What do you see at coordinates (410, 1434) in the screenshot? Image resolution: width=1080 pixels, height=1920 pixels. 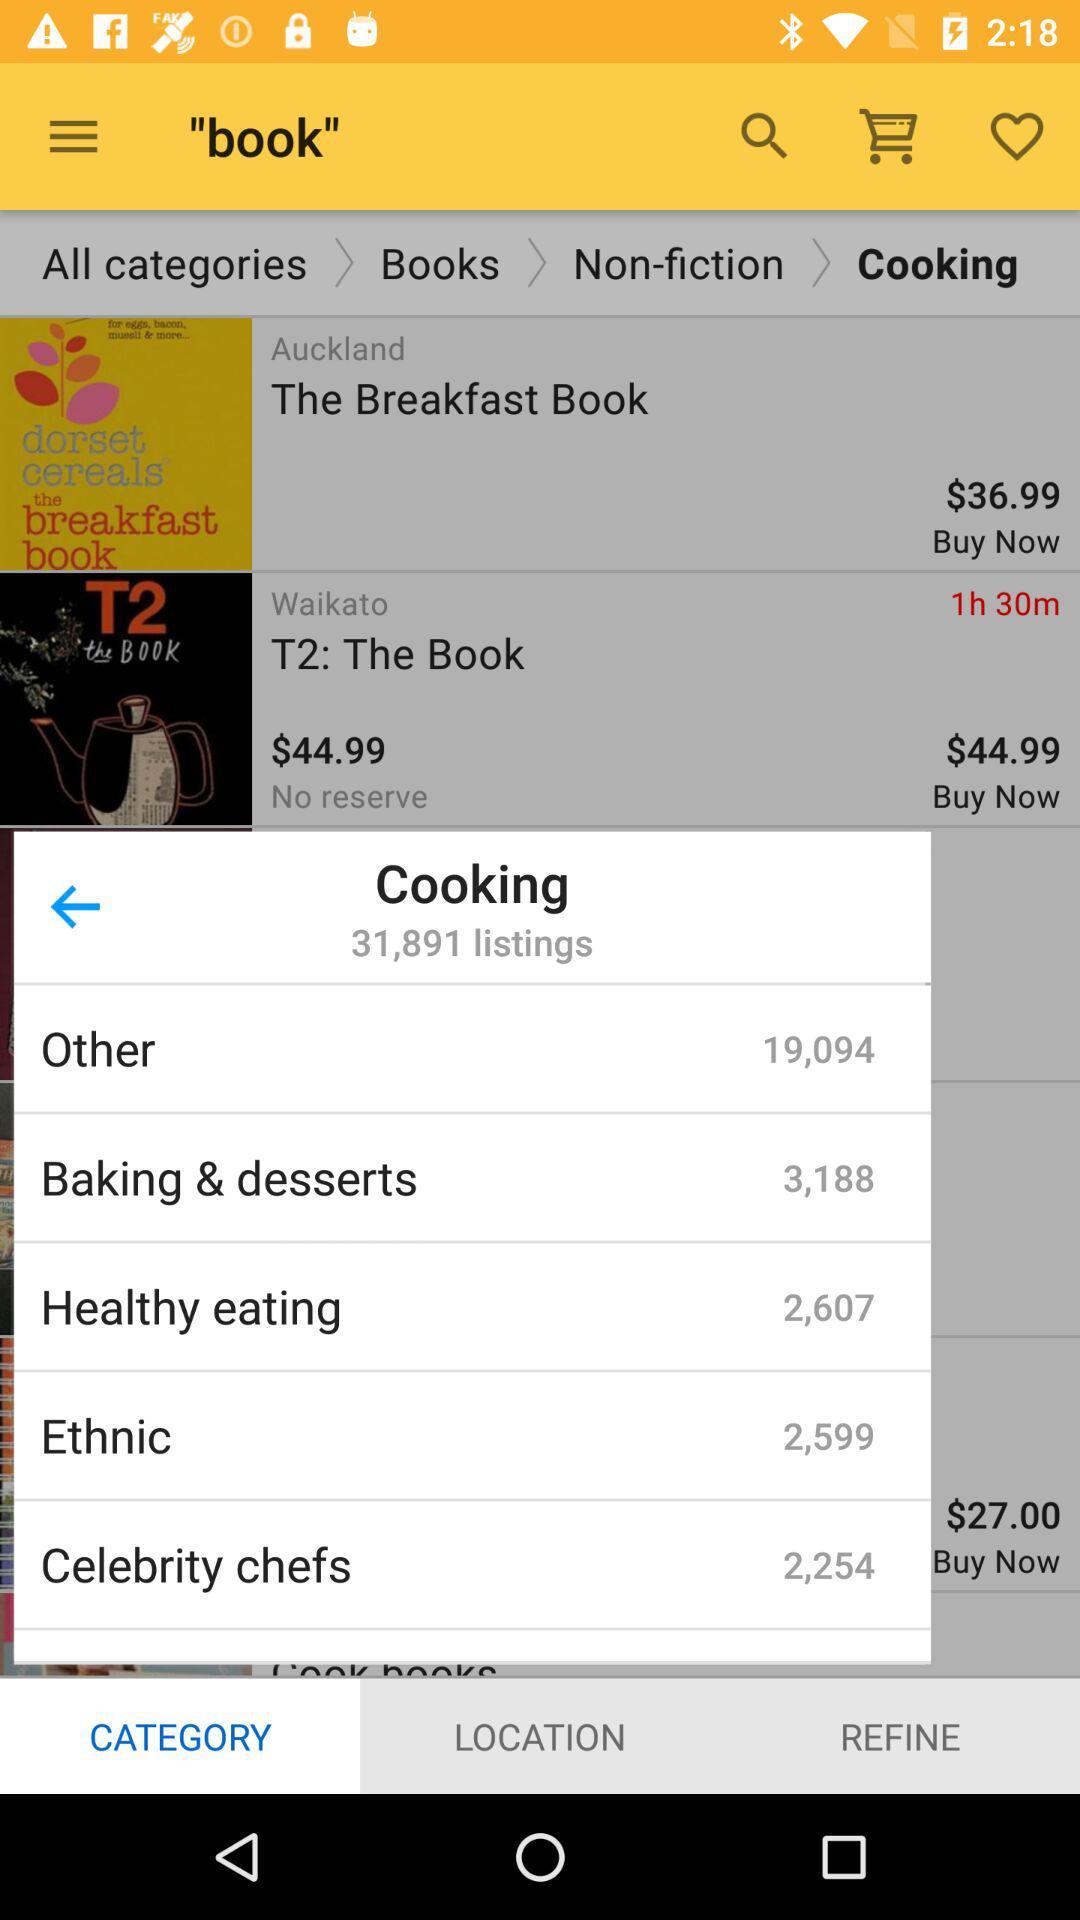 I see `ethnic` at bounding box center [410, 1434].